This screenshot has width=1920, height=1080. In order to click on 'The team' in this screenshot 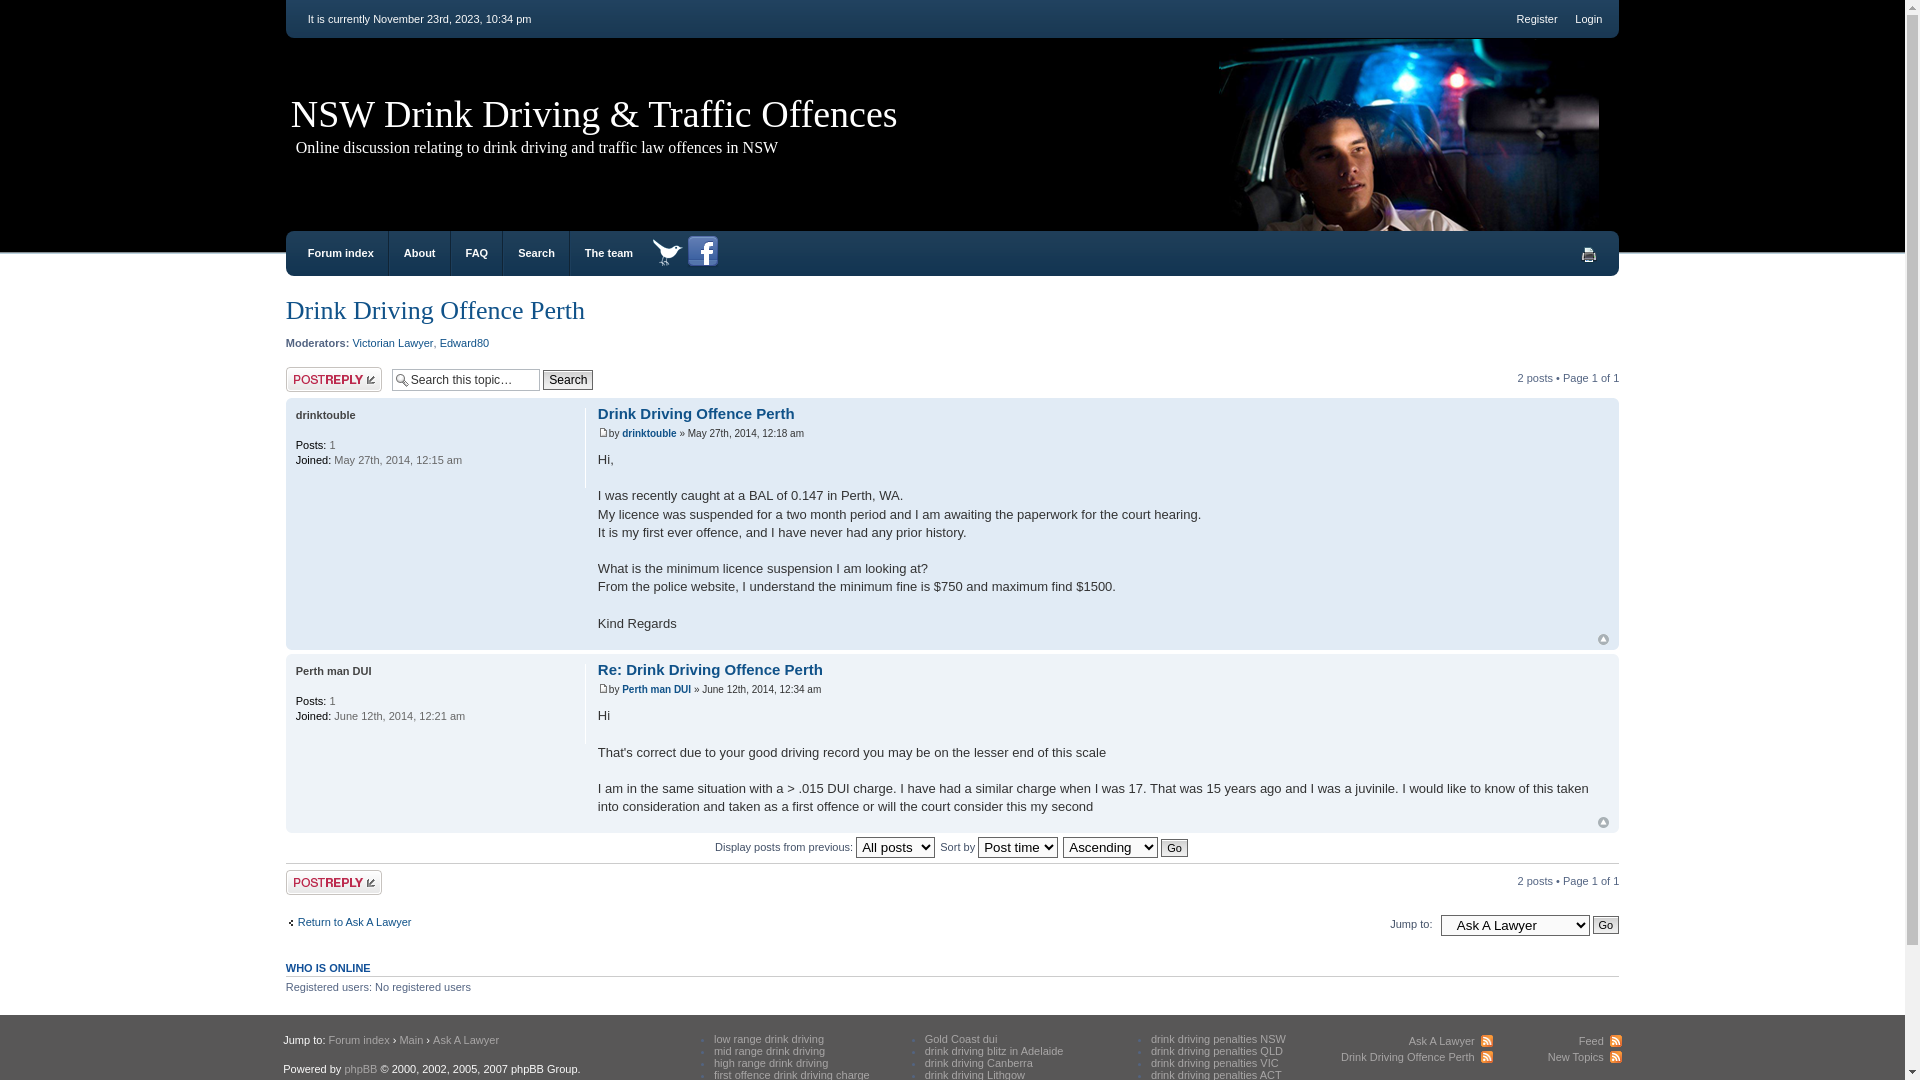, I will do `click(584, 252)`.